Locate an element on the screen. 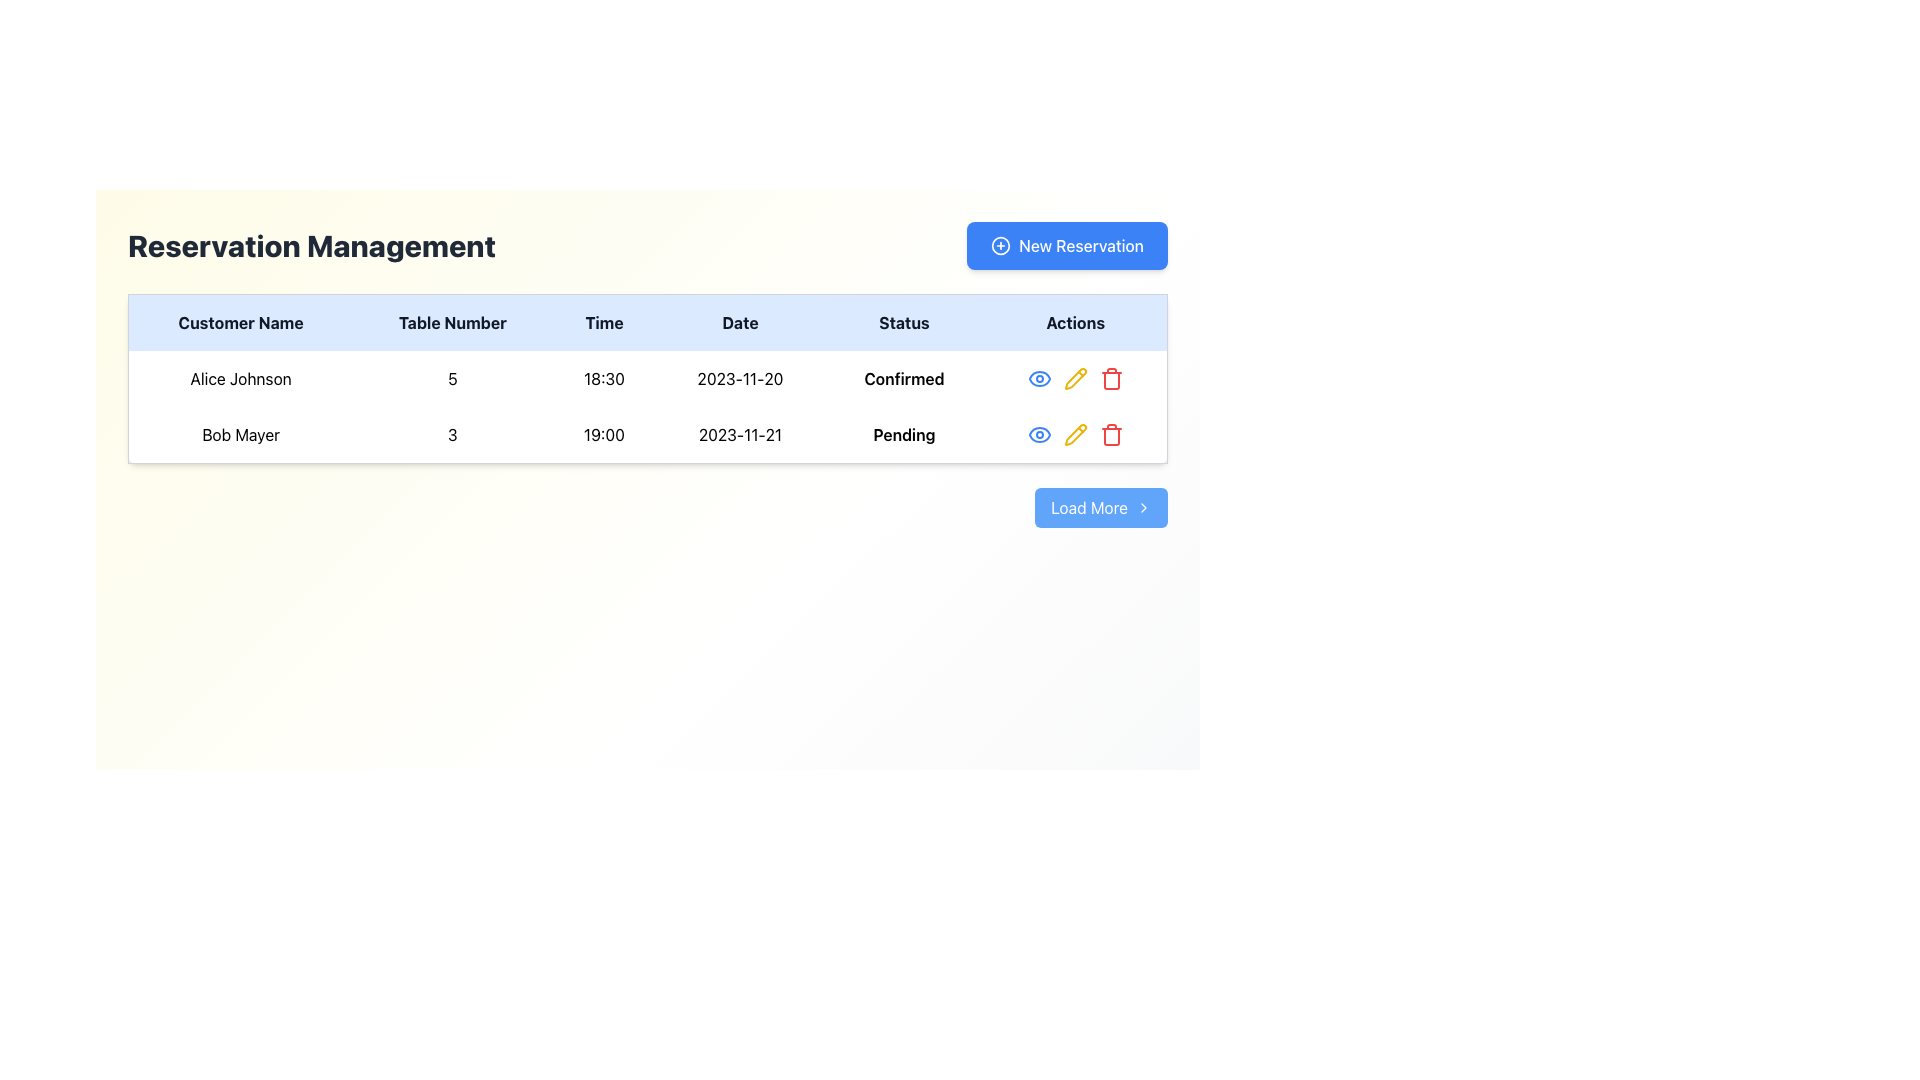  the red trash bin icon in the action control group for the reservation entry of 'Bob Mayer' is located at coordinates (1074, 434).